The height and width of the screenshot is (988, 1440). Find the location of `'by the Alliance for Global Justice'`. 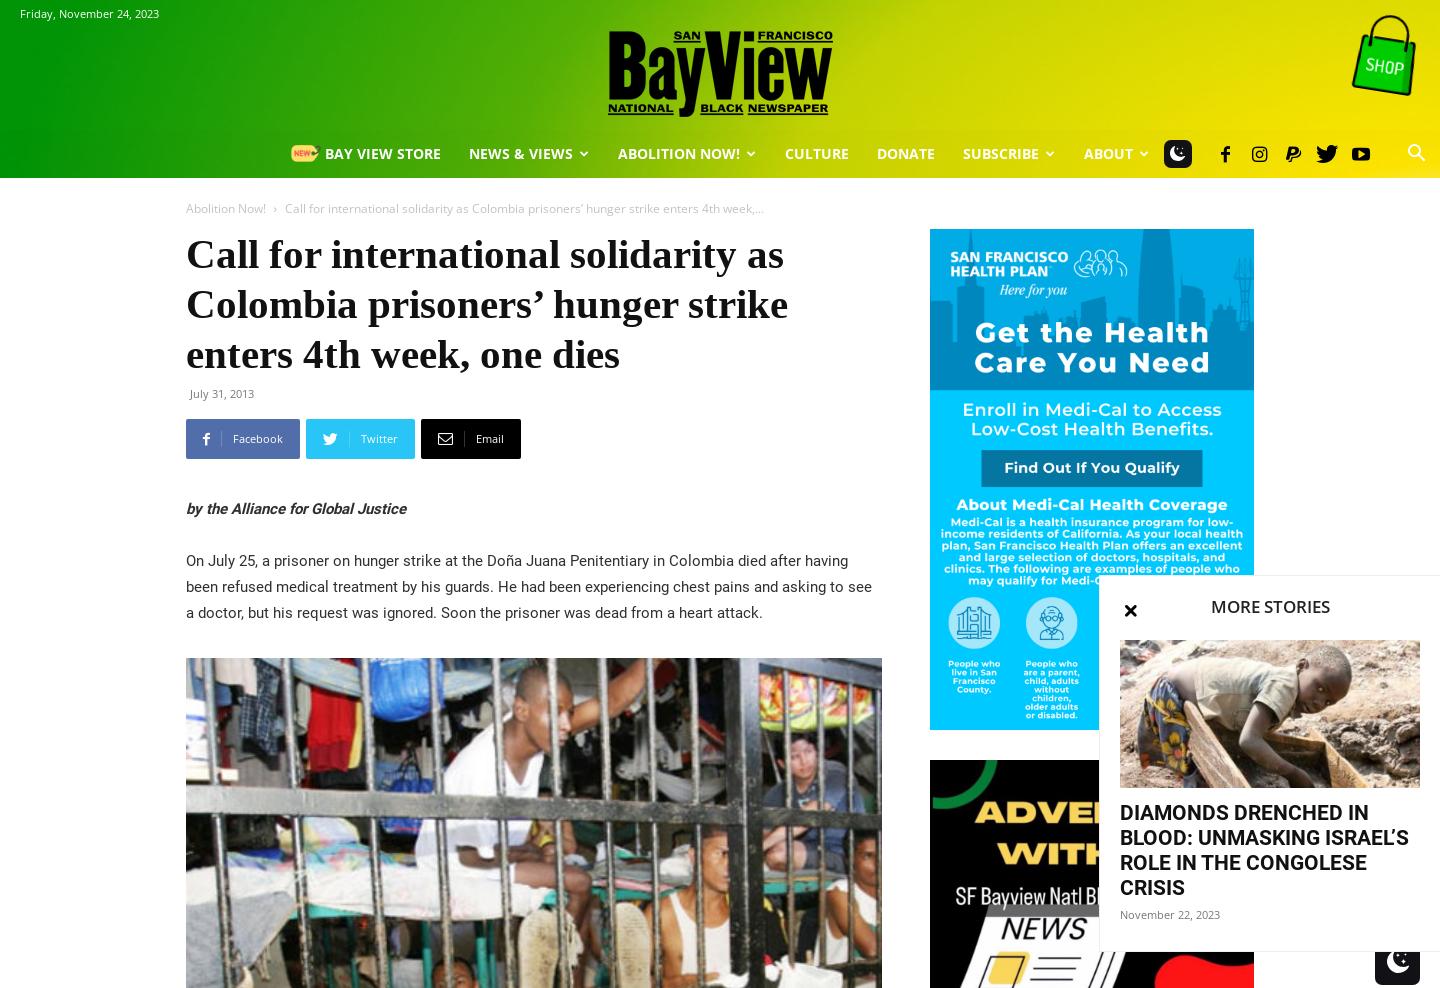

'by the Alliance for Global Justice' is located at coordinates (295, 508).